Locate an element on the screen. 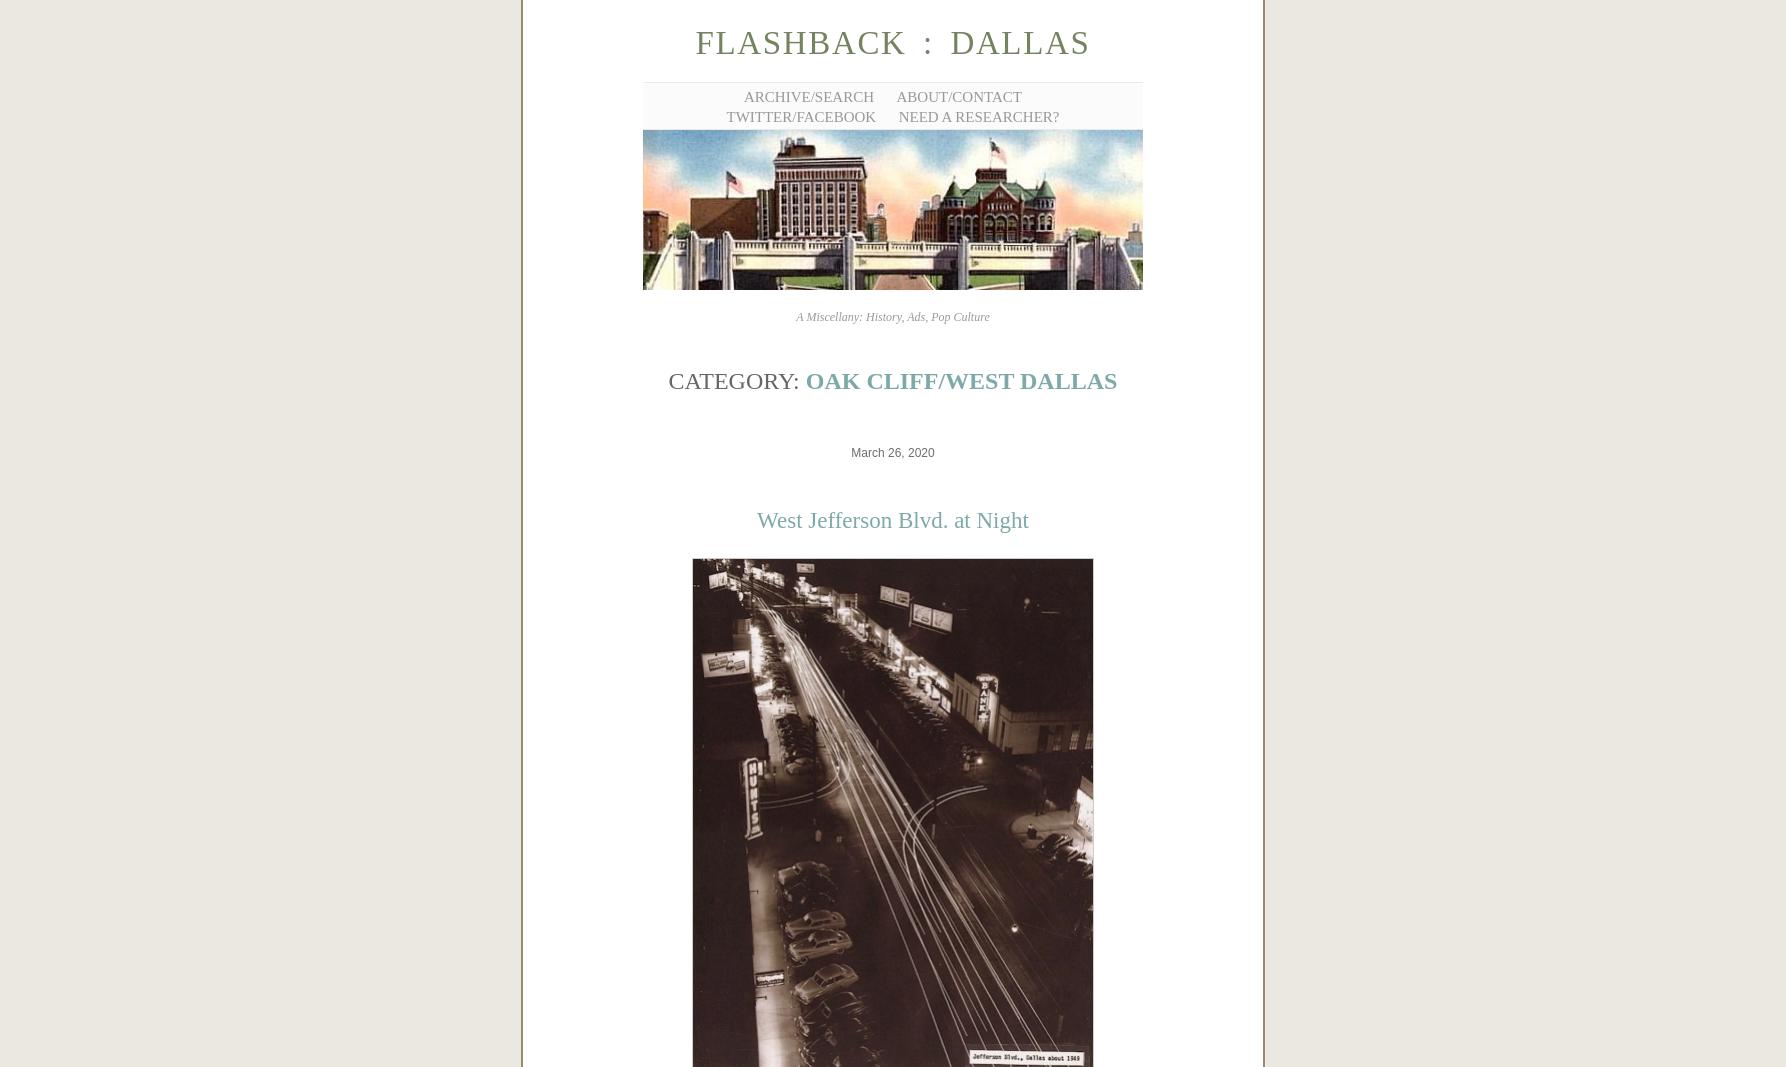 Image resolution: width=1786 pixels, height=1067 pixels. 'Flashback : Dallas' is located at coordinates (891, 42).